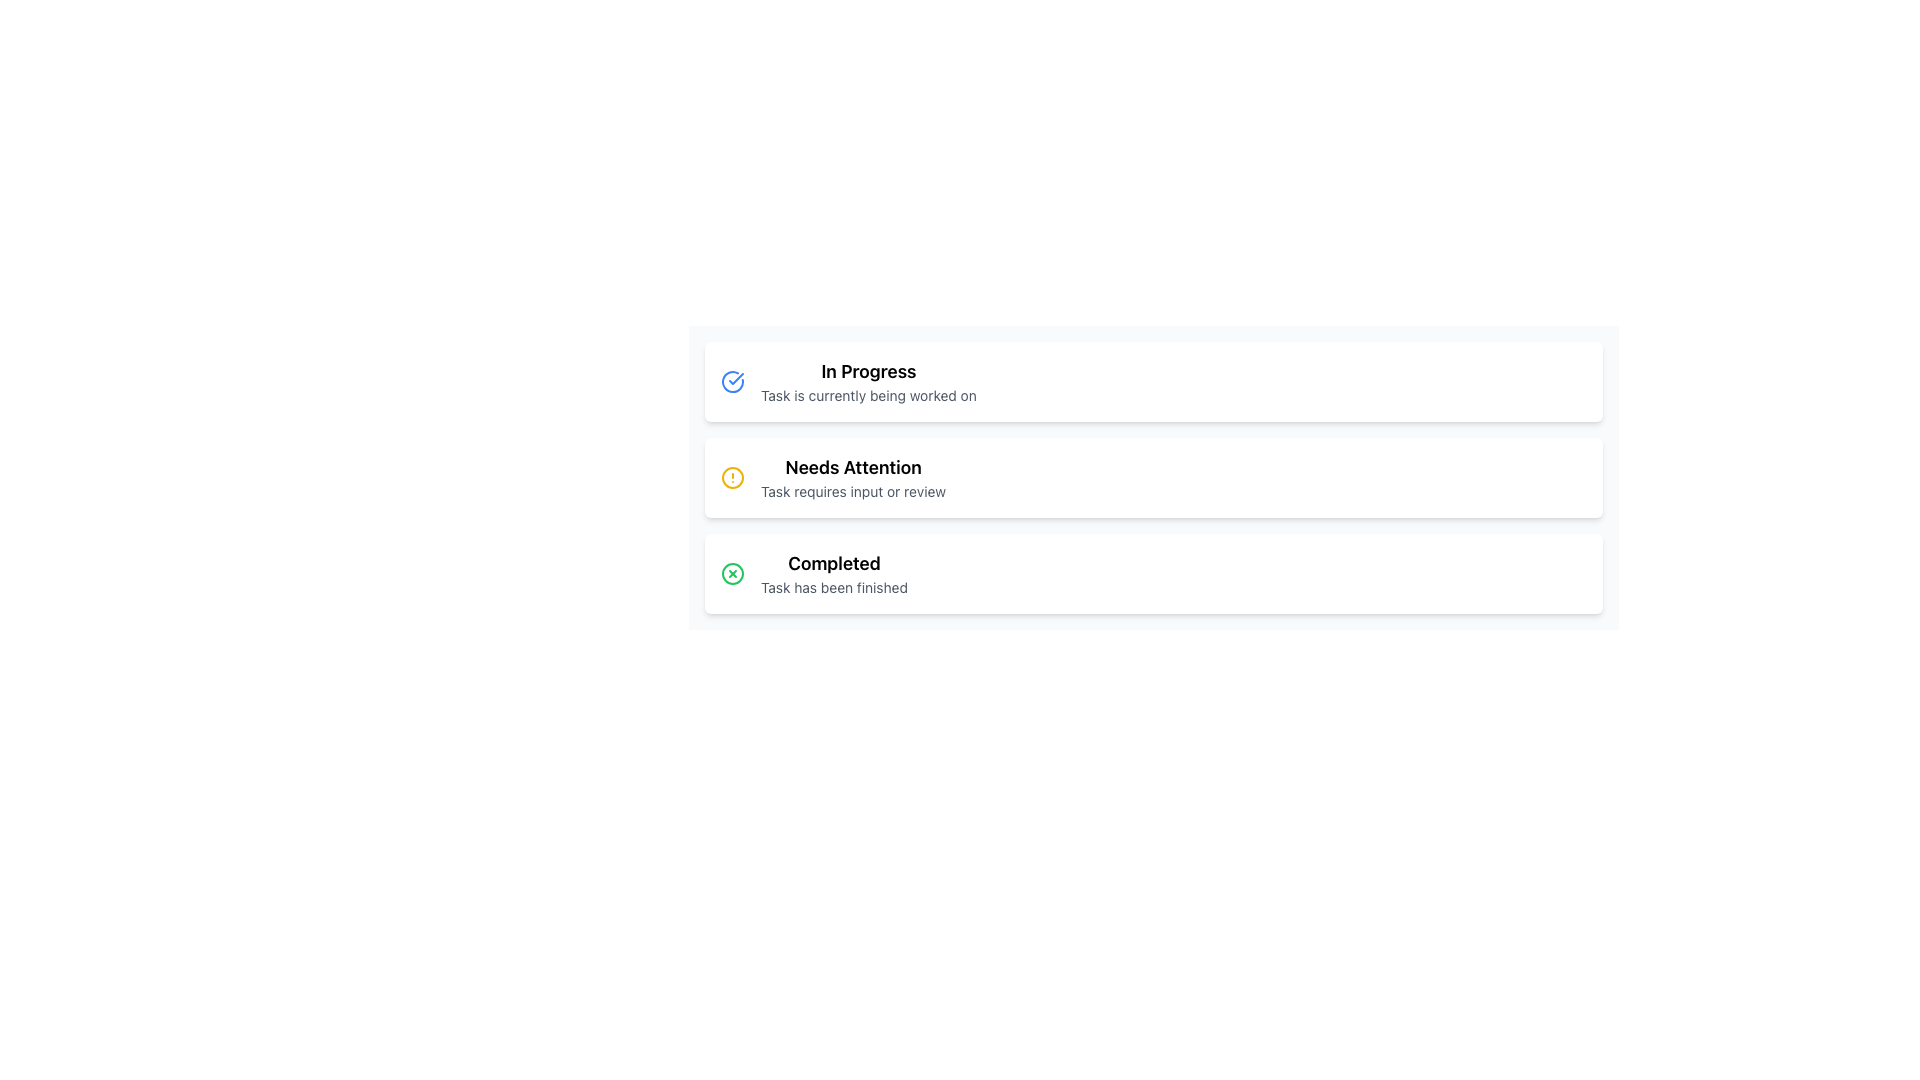 This screenshot has width=1920, height=1080. What do you see at coordinates (834, 574) in the screenshot?
I see `the static text block displaying 'Completed' and 'Task has been finished', which is located to the right of a green circular checkmark icon and below the 'Needs Attention' item` at bounding box center [834, 574].